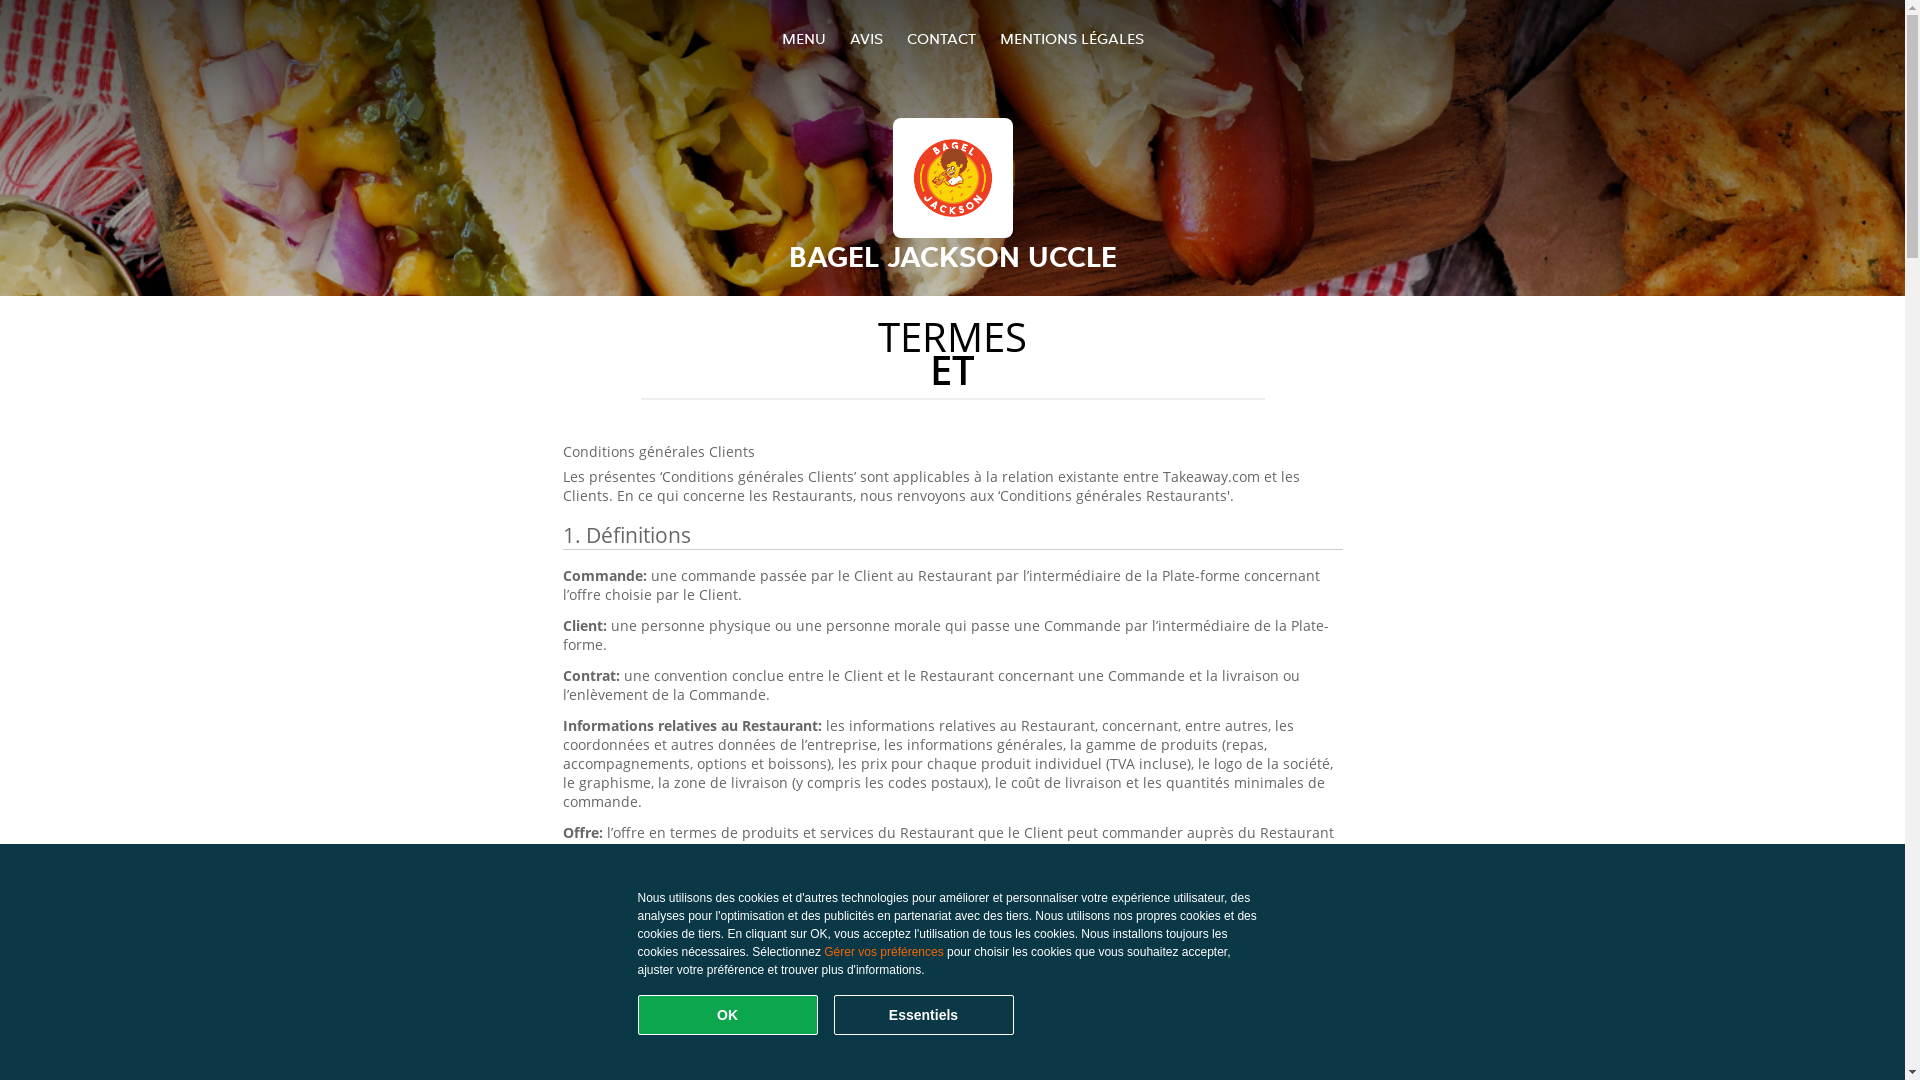  What do you see at coordinates (922, 1014) in the screenshot?
I see `'Essentiels'` at bounding box center [922, 1014].